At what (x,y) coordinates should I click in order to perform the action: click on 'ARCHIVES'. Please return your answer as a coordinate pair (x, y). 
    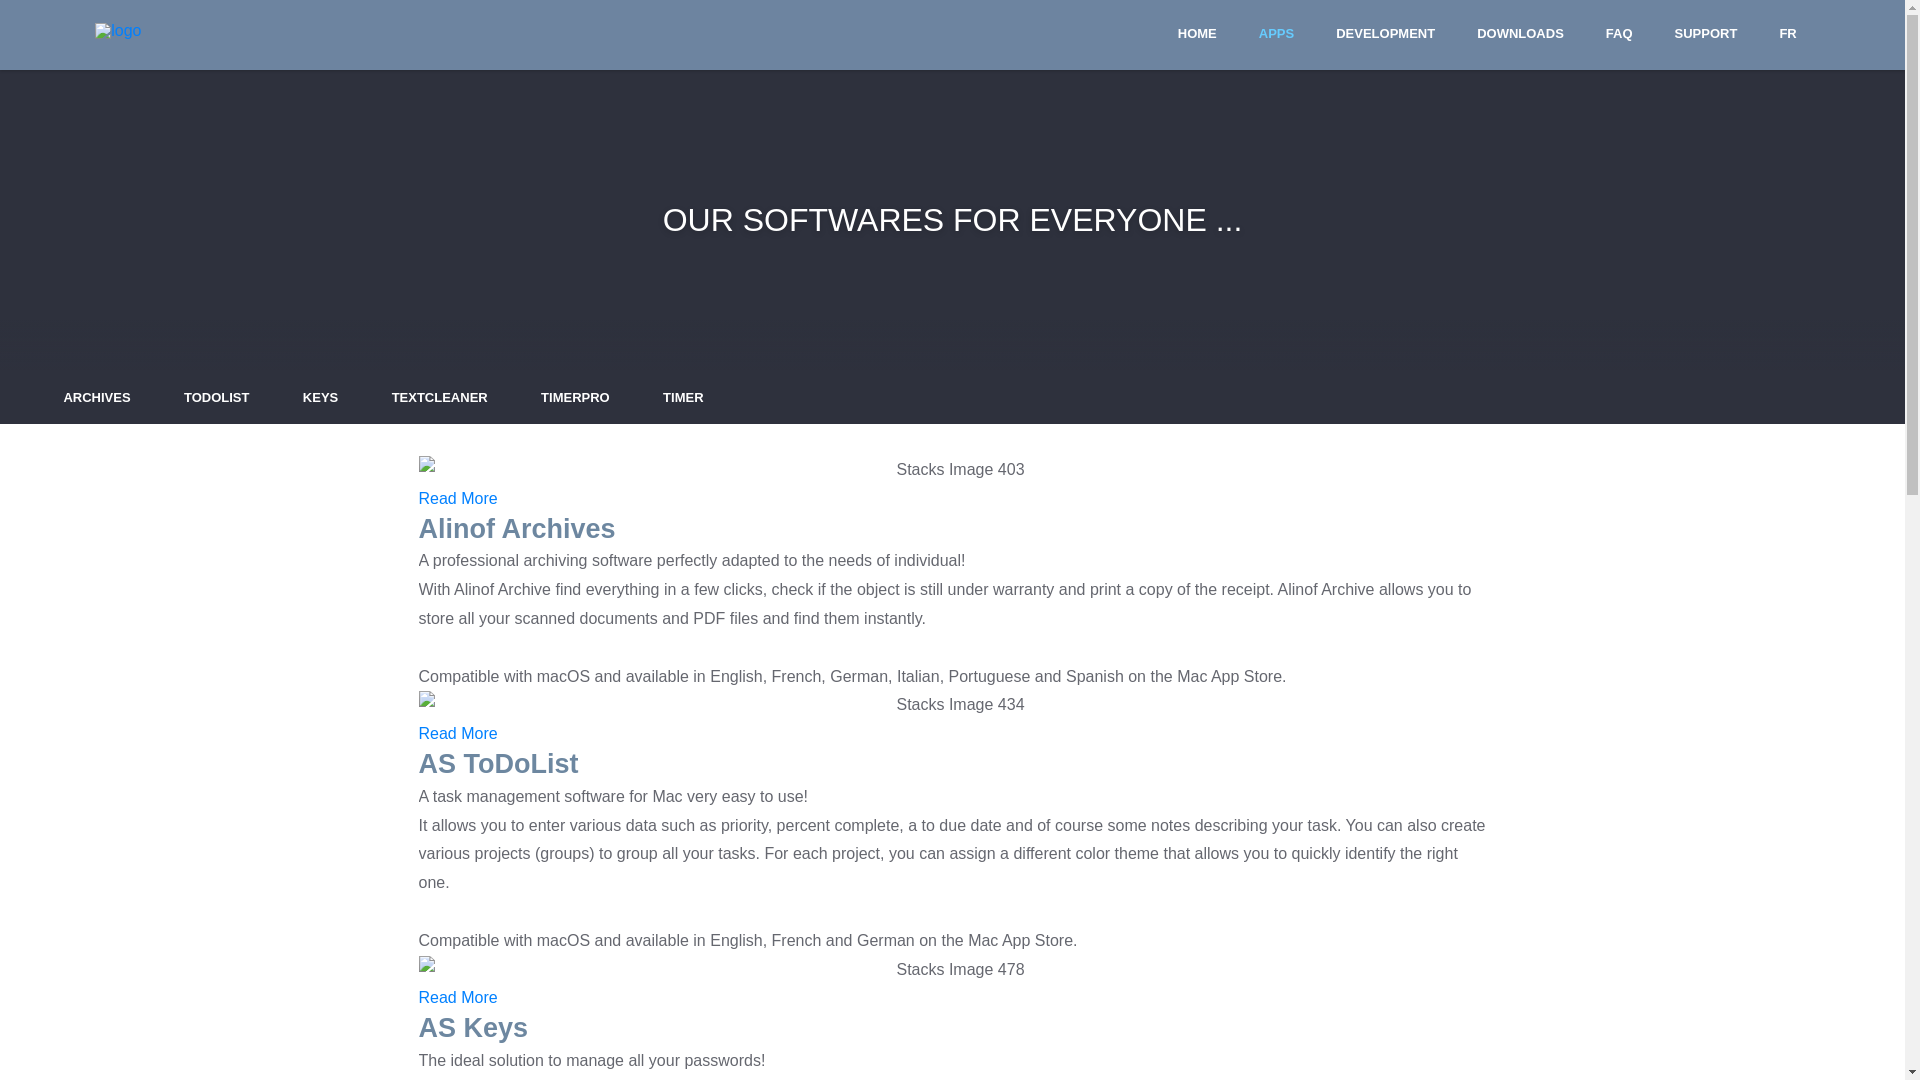
    Looking at the image, I should click on (95, 397).